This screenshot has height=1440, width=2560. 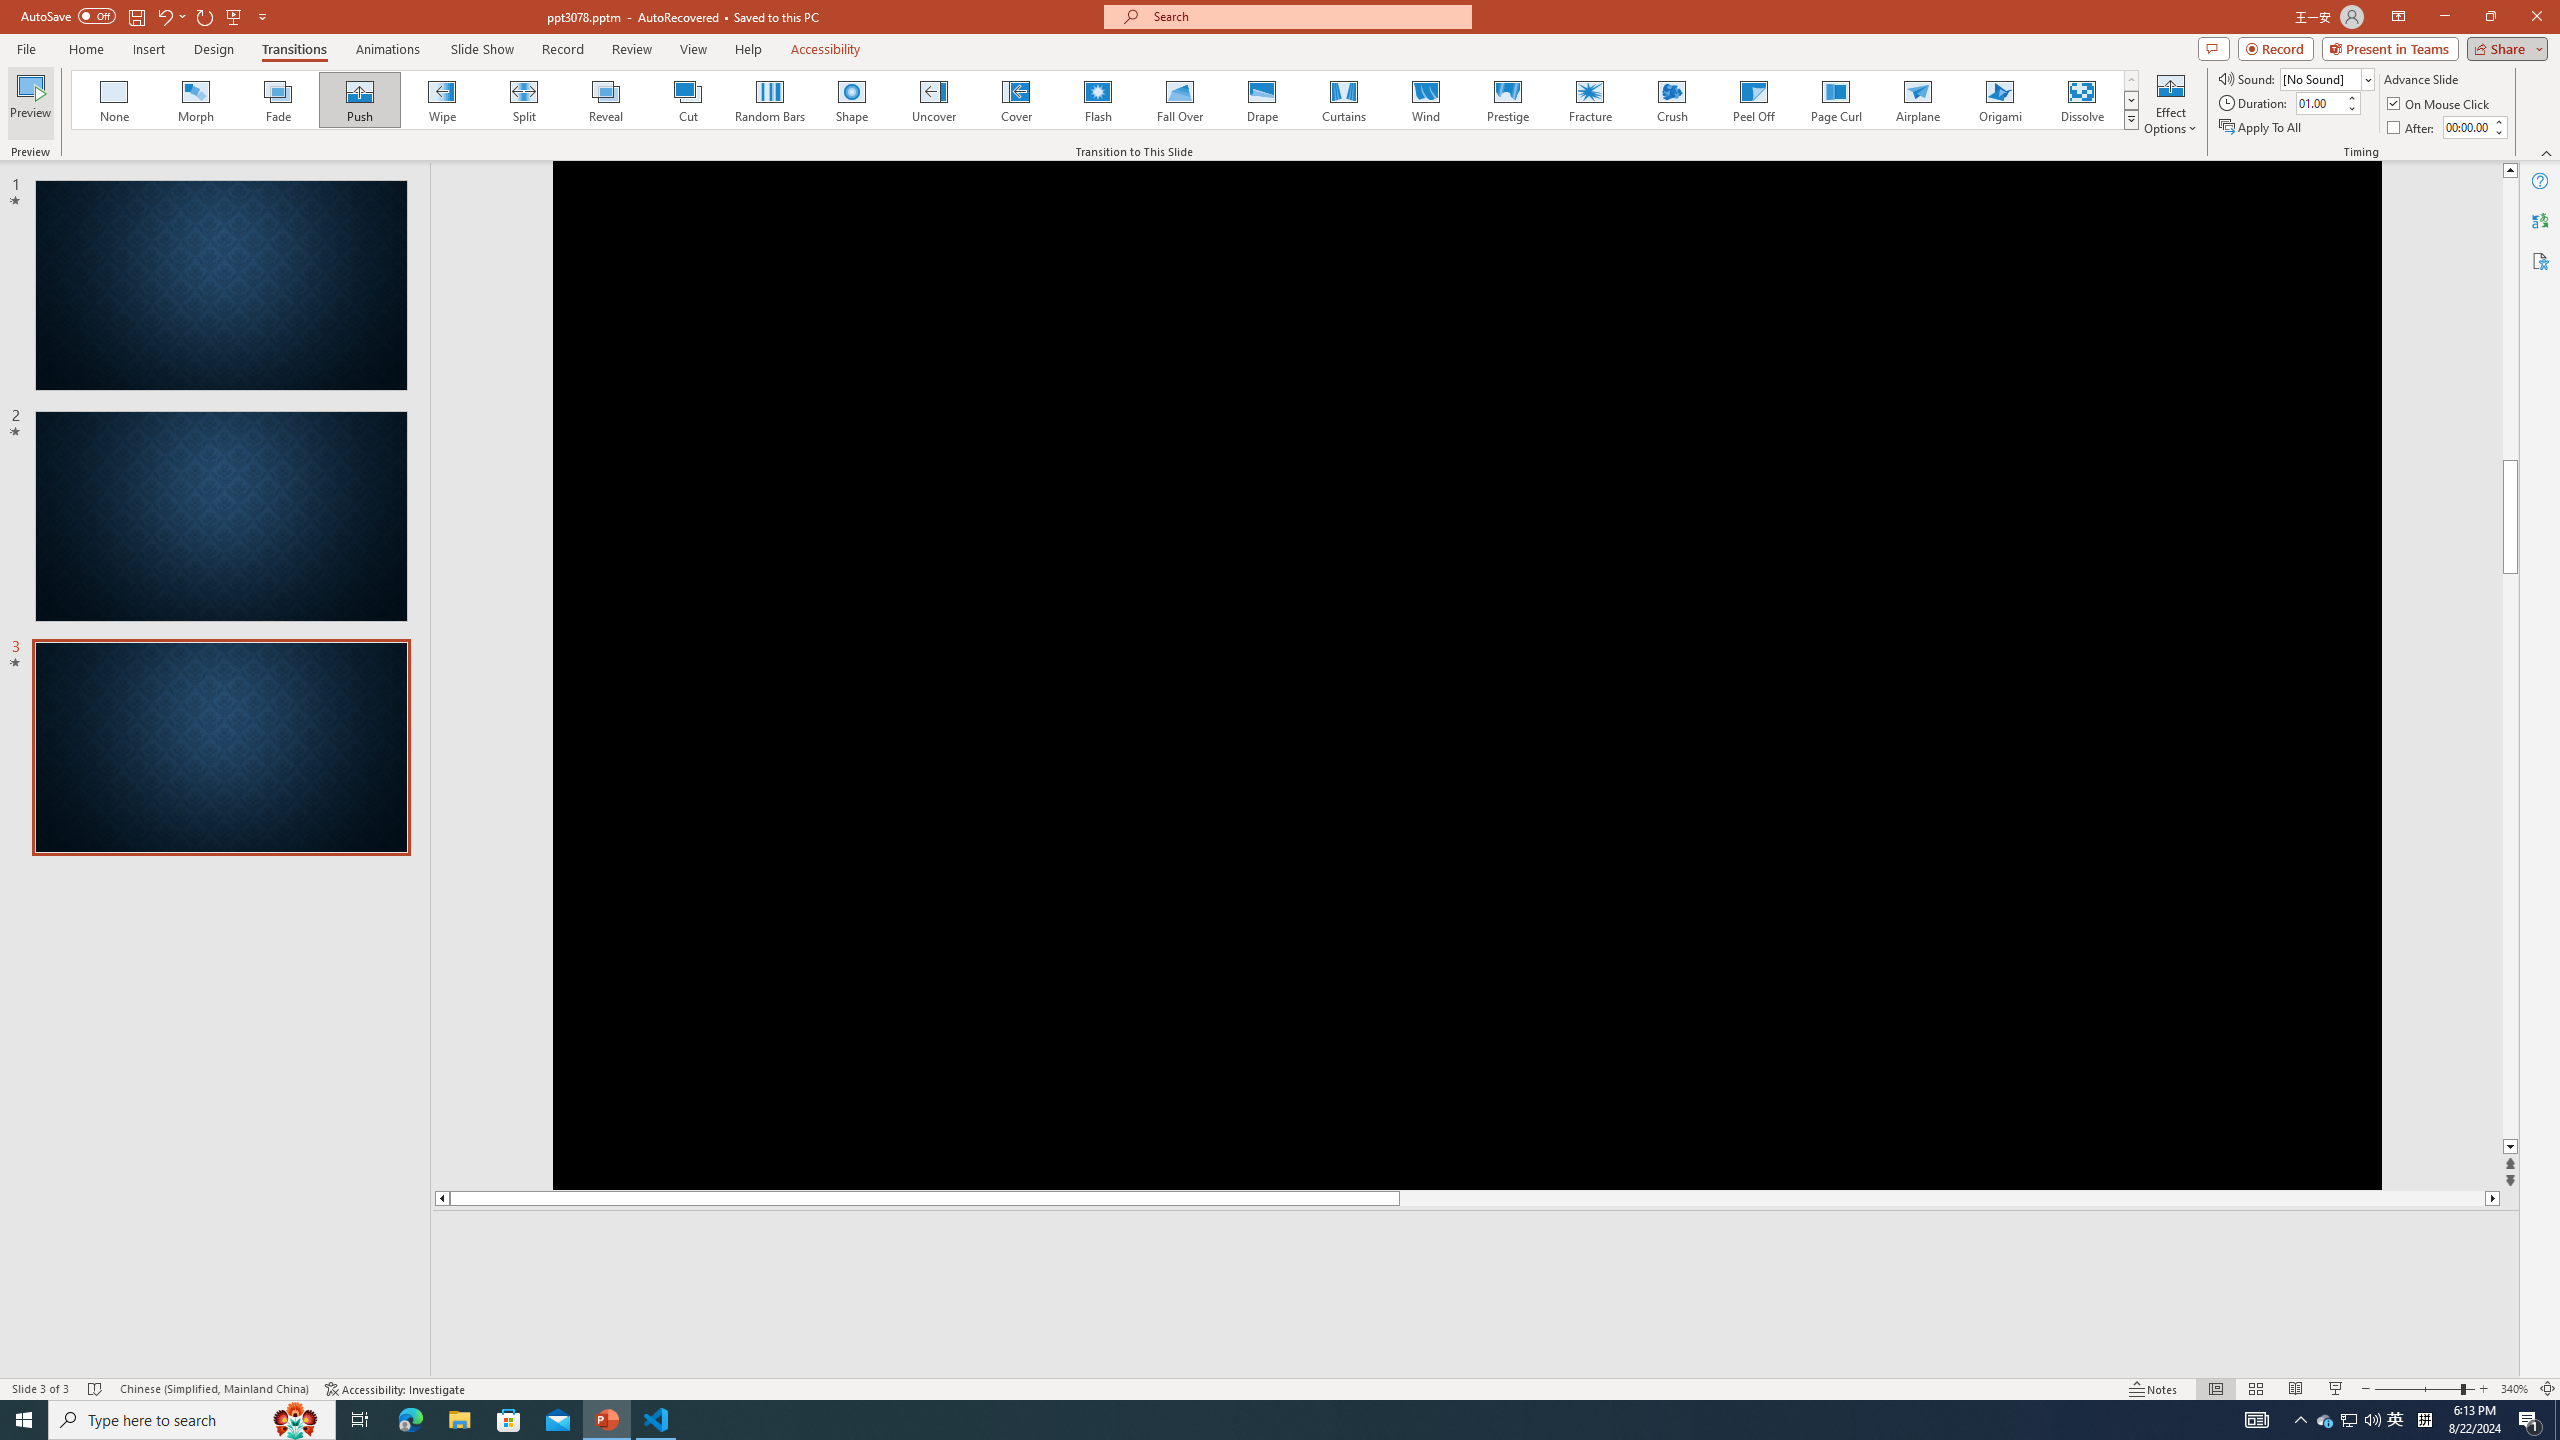 What do you see at coordinates (770, 99) in the screenshot?
I see `'Random Bars'` at bounding box center [770, 99].